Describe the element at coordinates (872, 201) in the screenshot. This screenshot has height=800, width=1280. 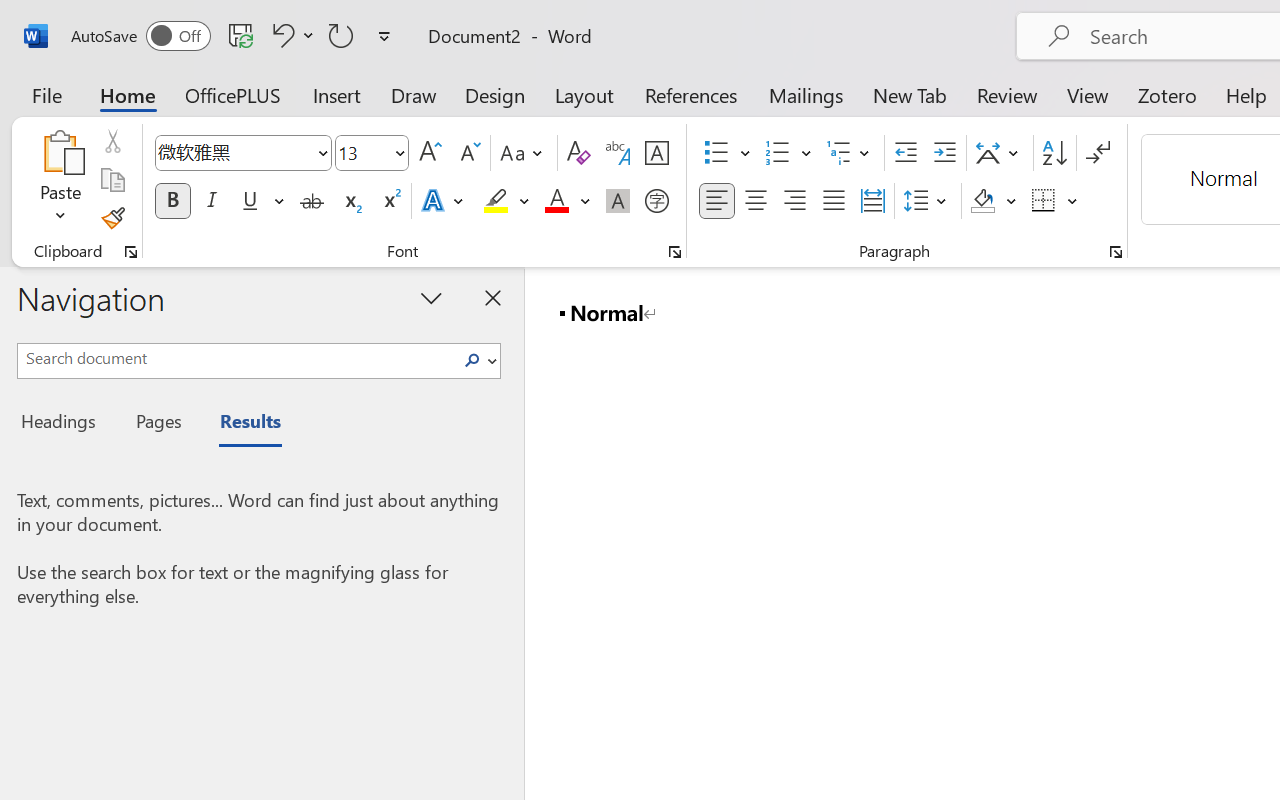
I see `'Distributed'` at that location.